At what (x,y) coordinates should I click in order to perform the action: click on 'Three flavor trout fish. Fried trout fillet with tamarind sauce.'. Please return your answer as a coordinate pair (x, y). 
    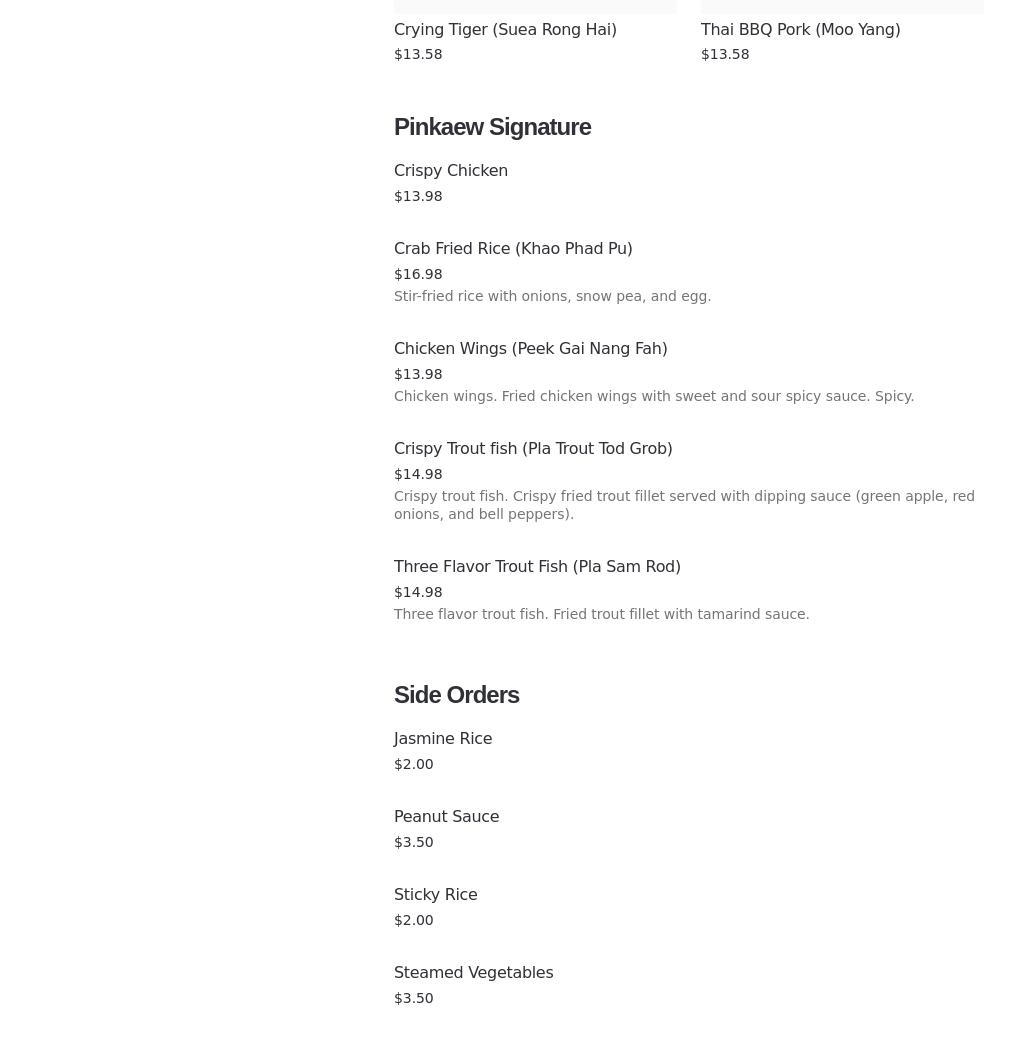
    Looking at the image, I should click on (601, 614).